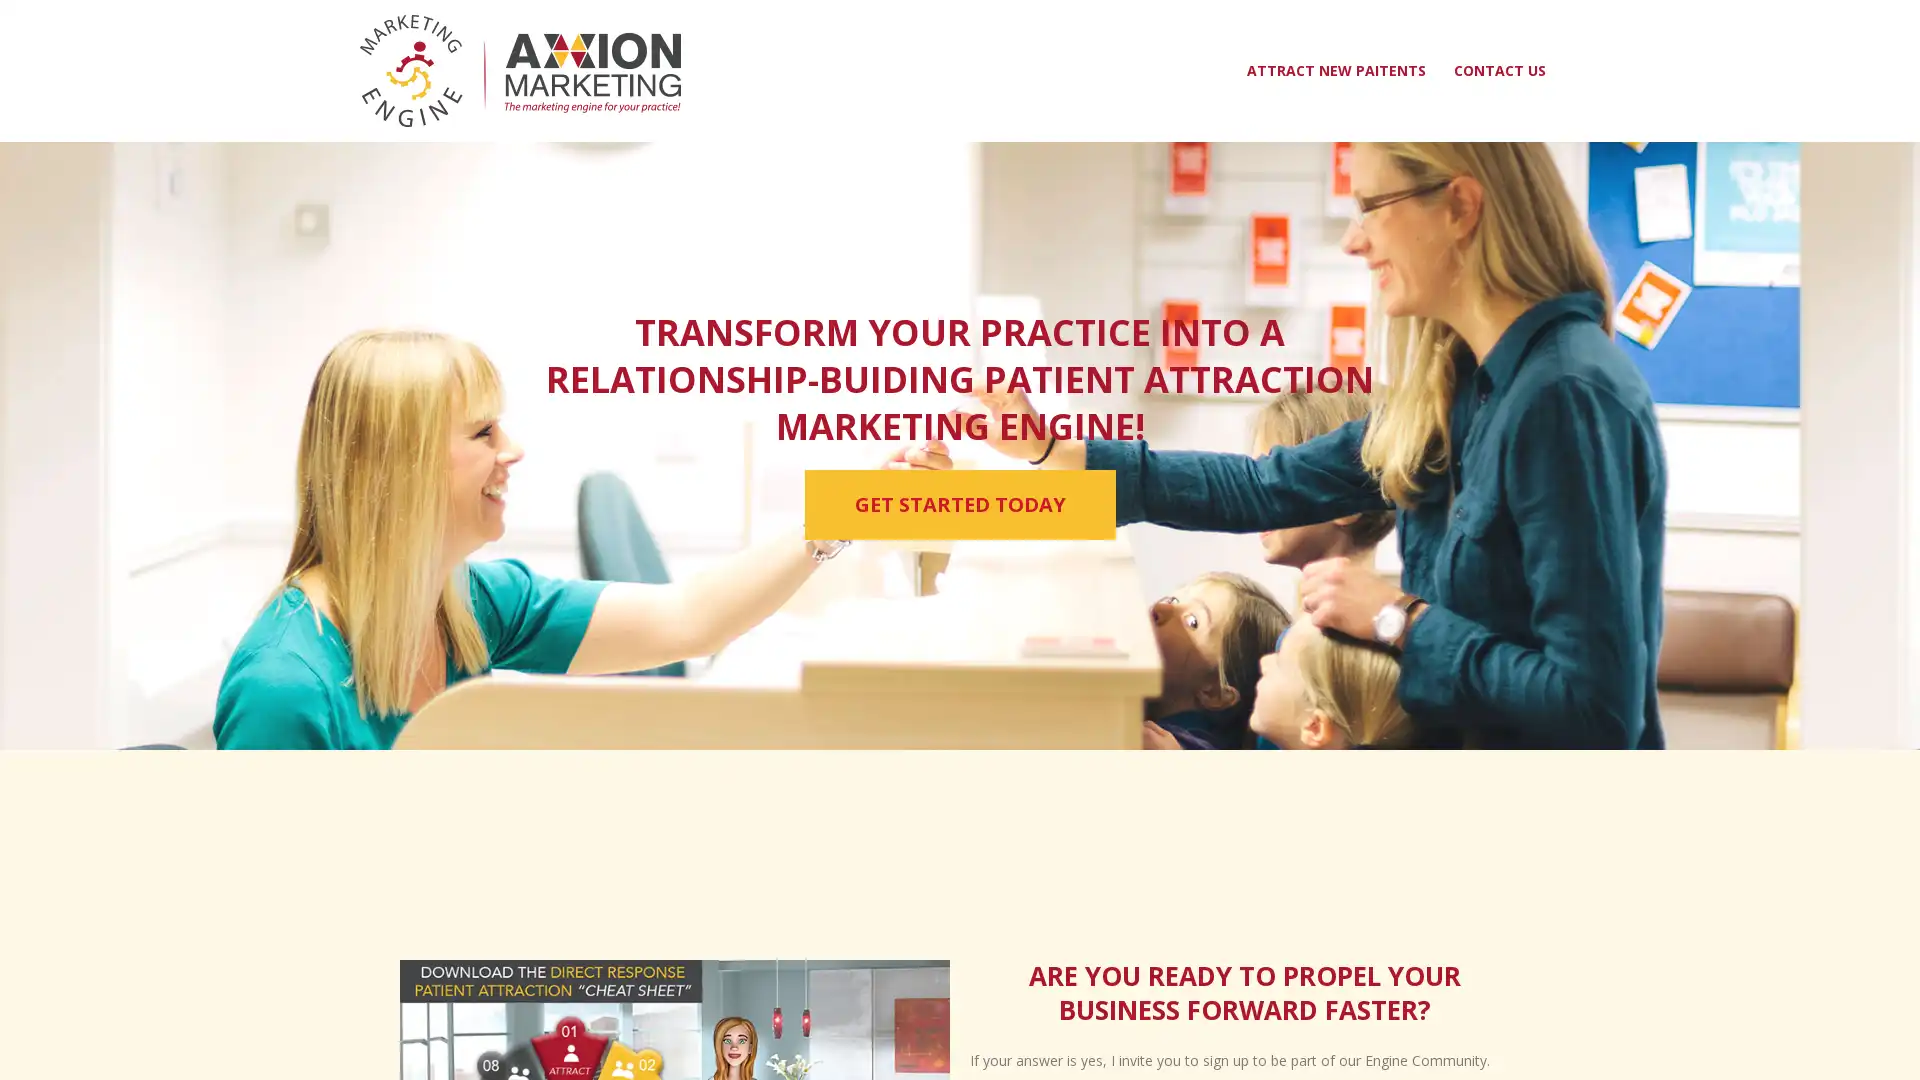  I want to click on GET STARTED TODAY, so click(958, 504).